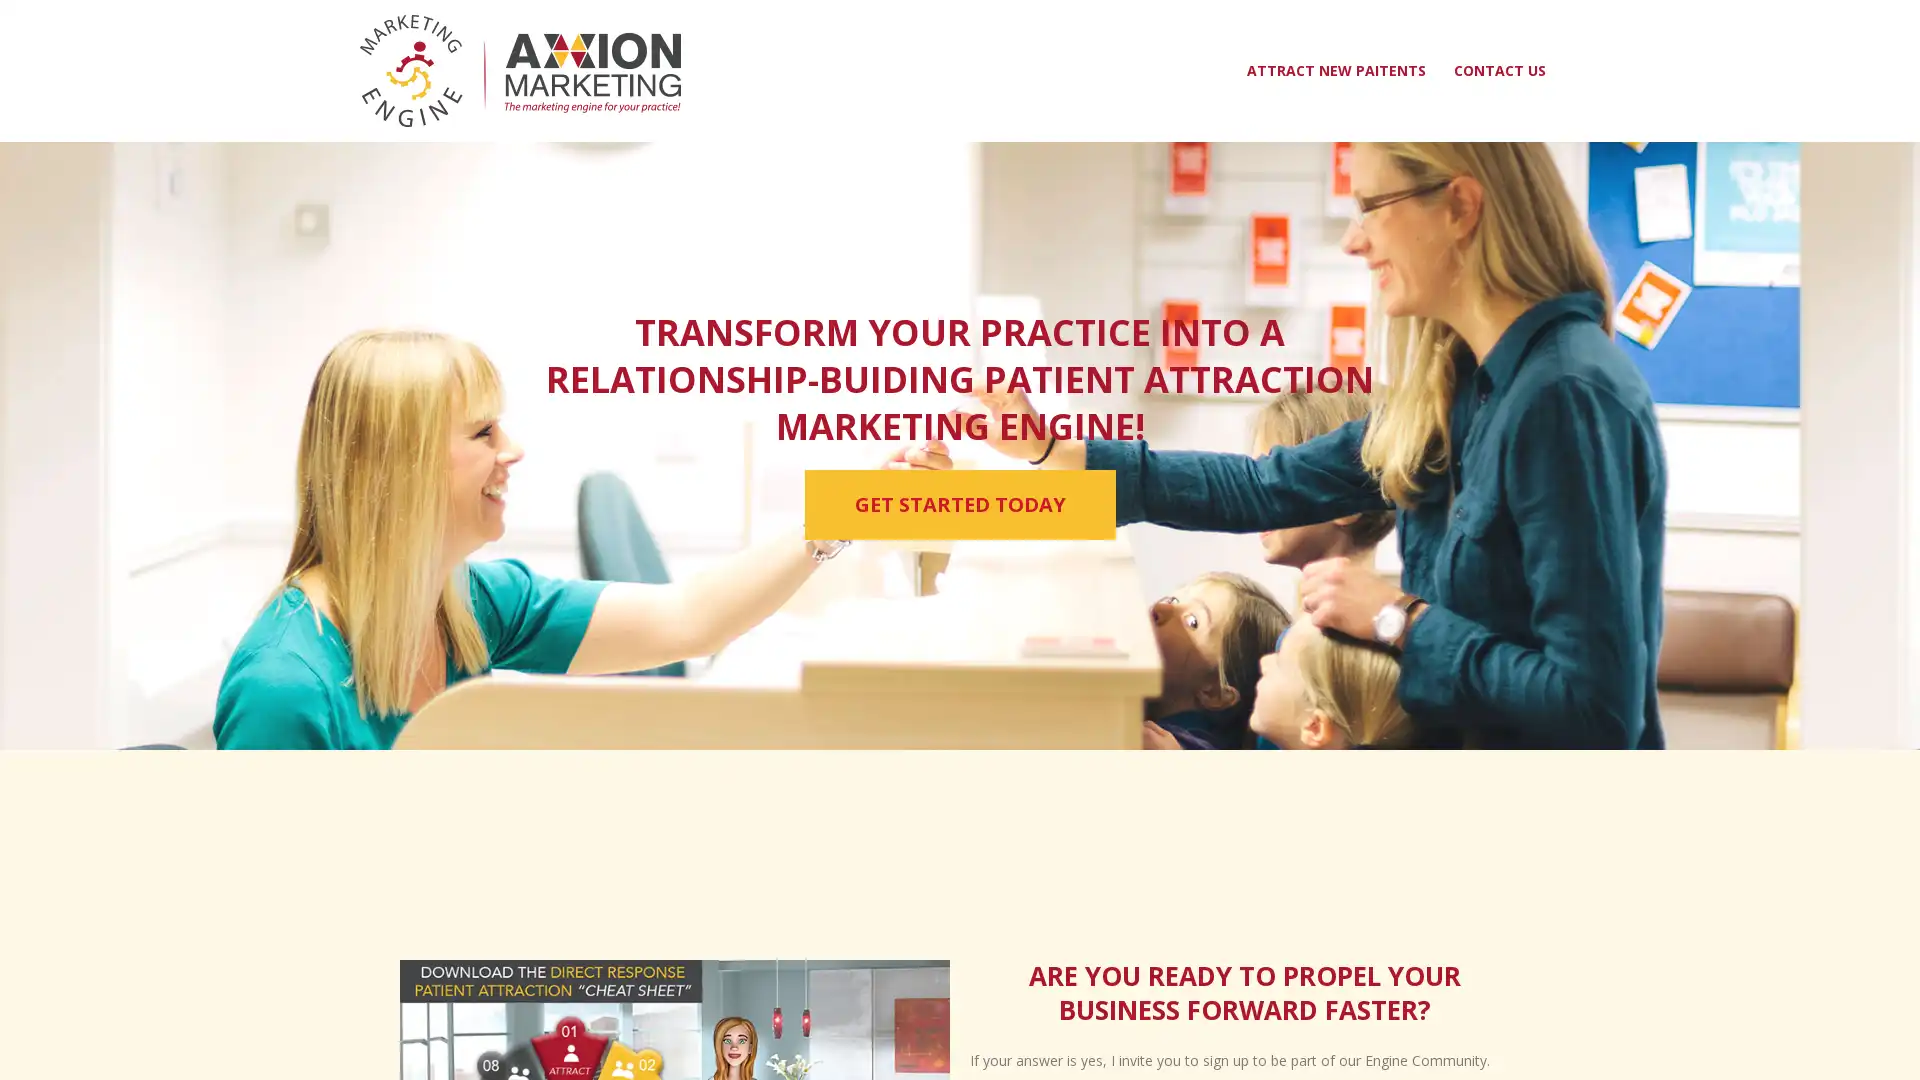  I want to click on GET STARTED TODAY, so click(958, 504).